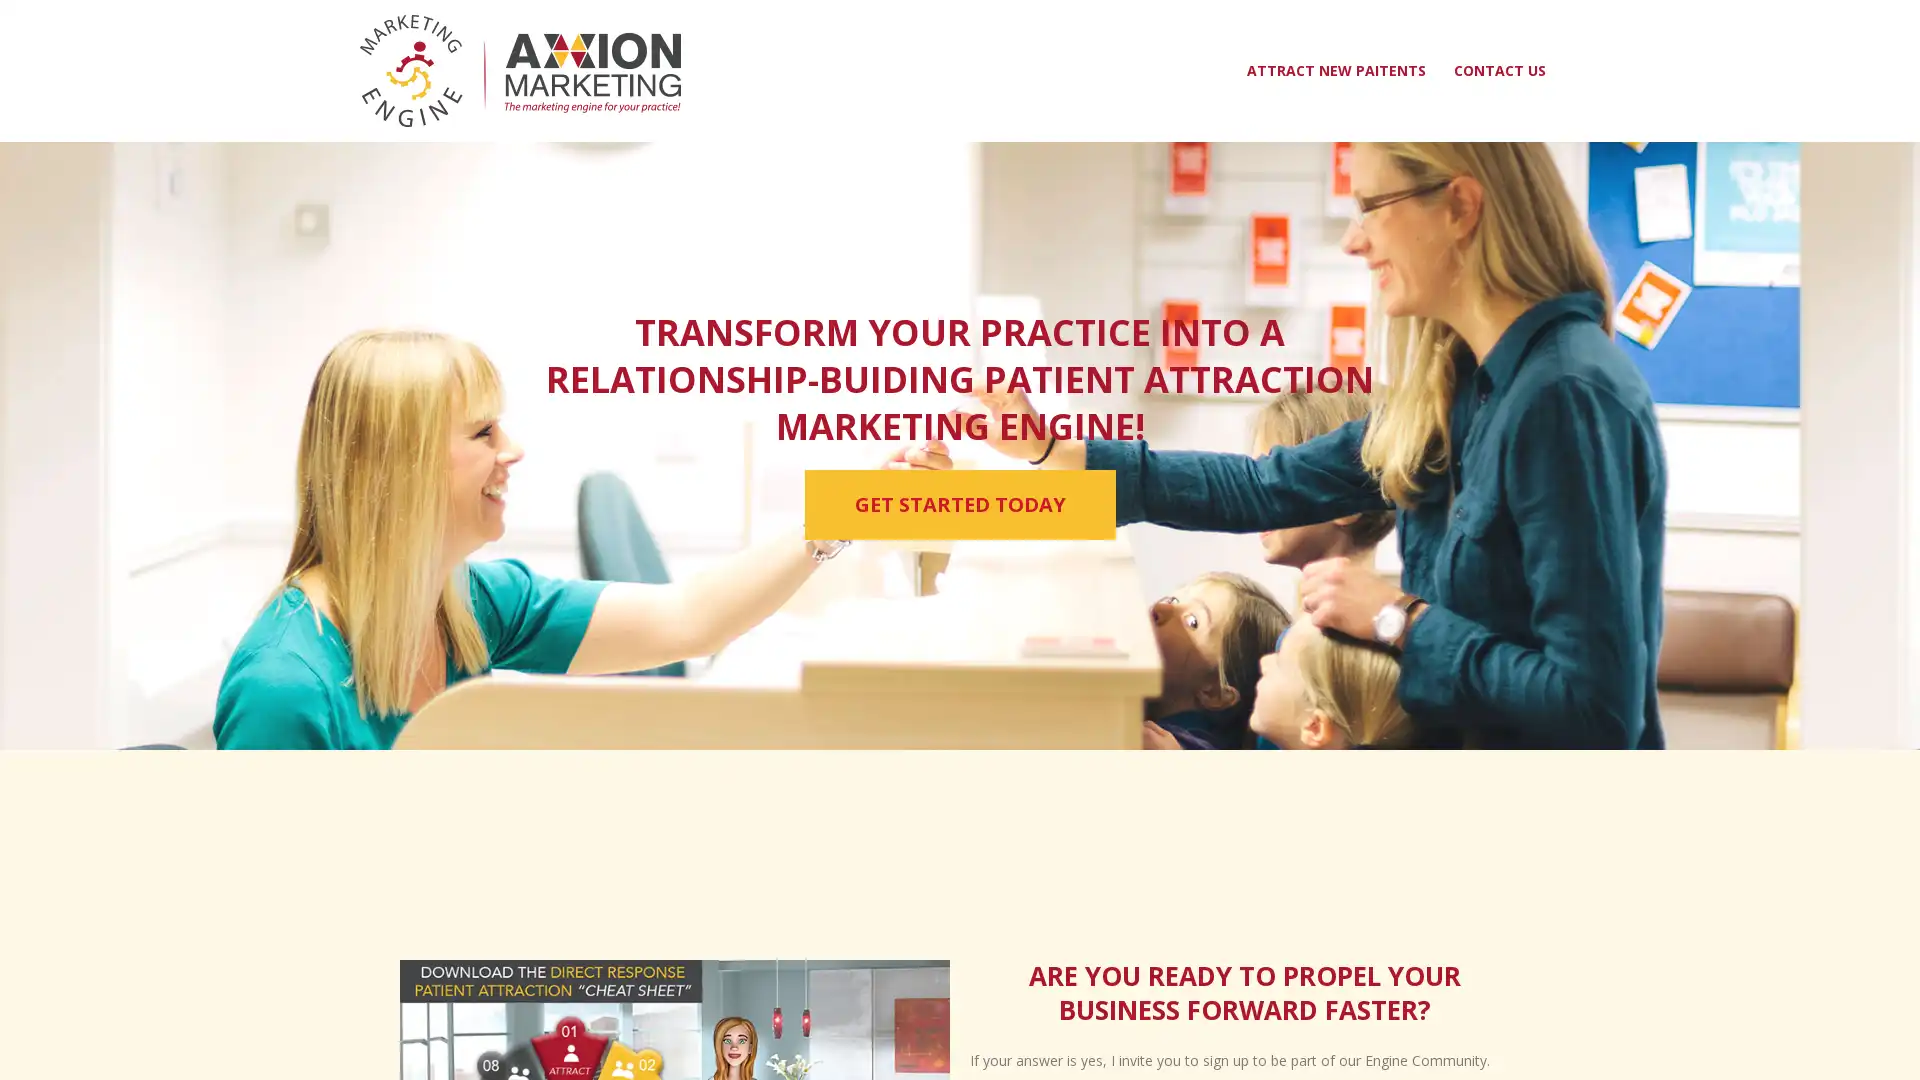  I want to click on GET STARTED TODAY, so click(958, 504).